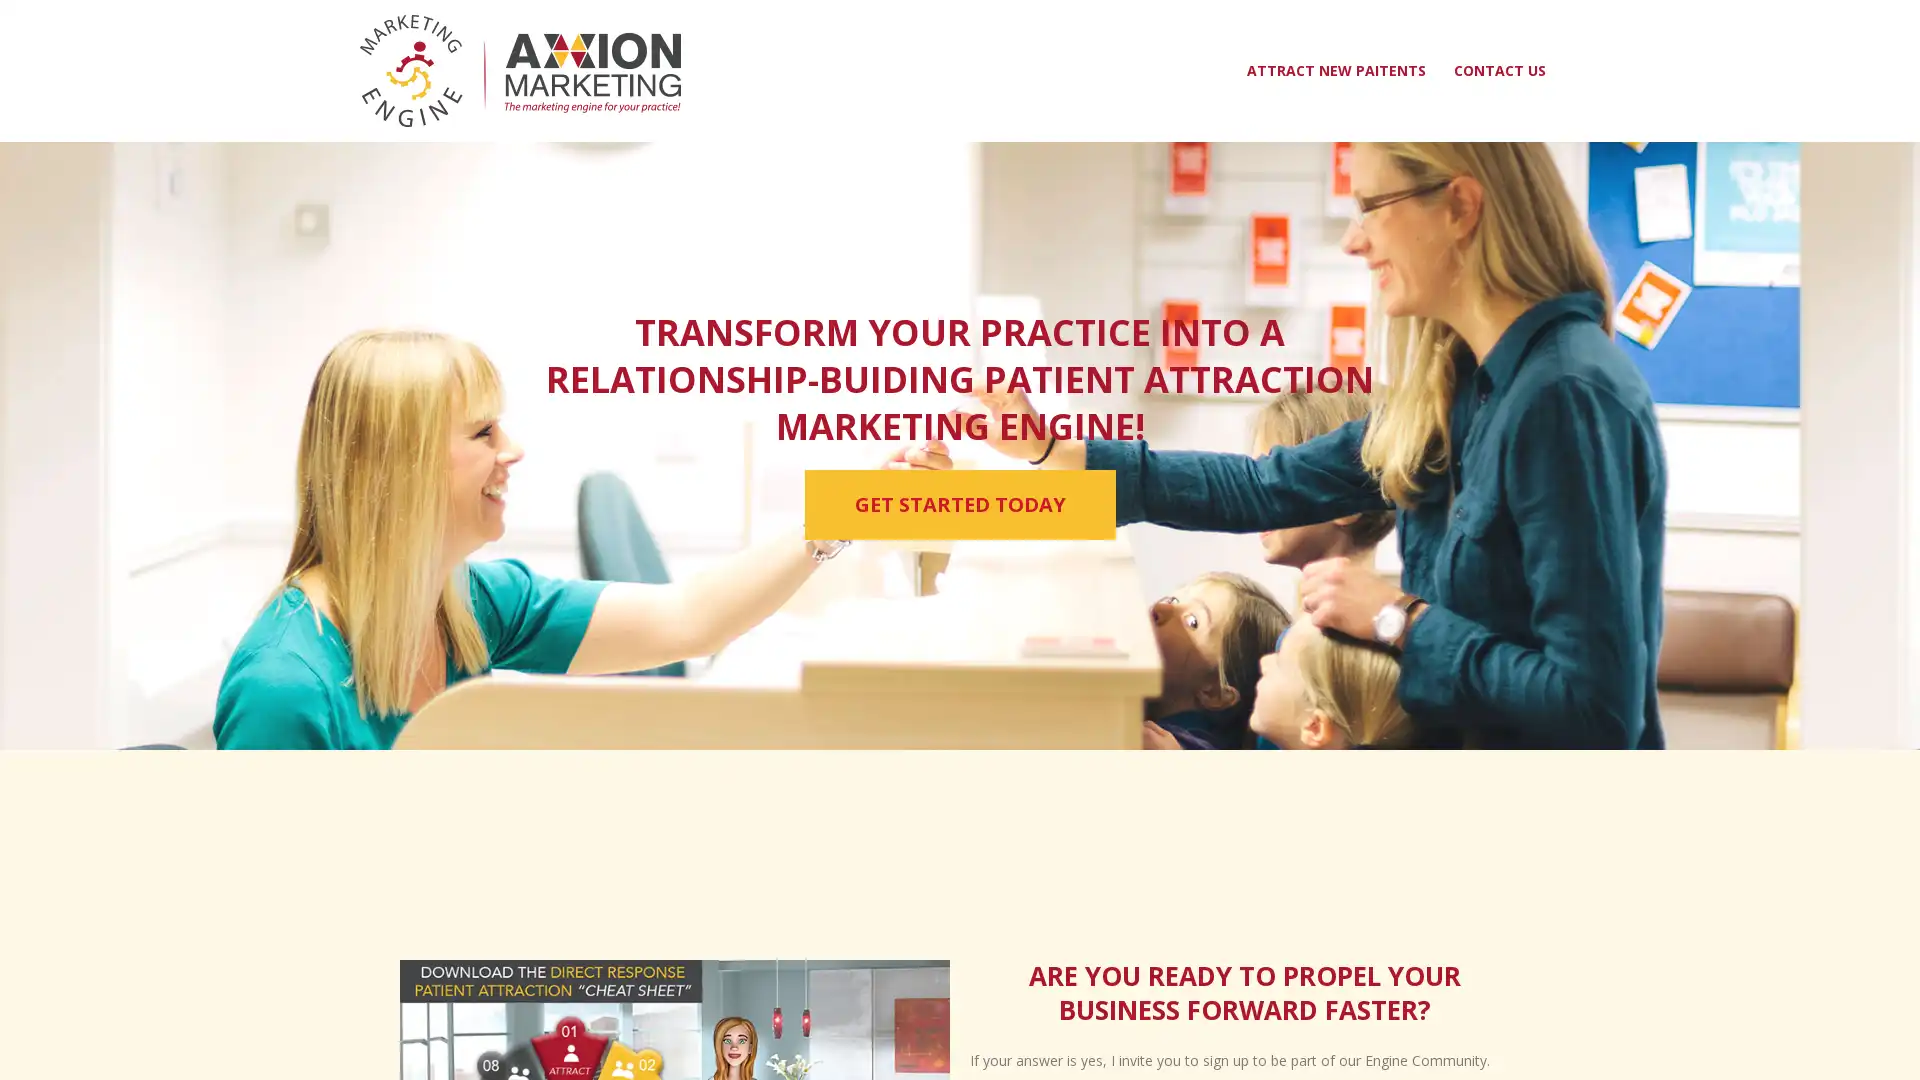  I want to click on GET STARTED TODAY, so click(958, 504).